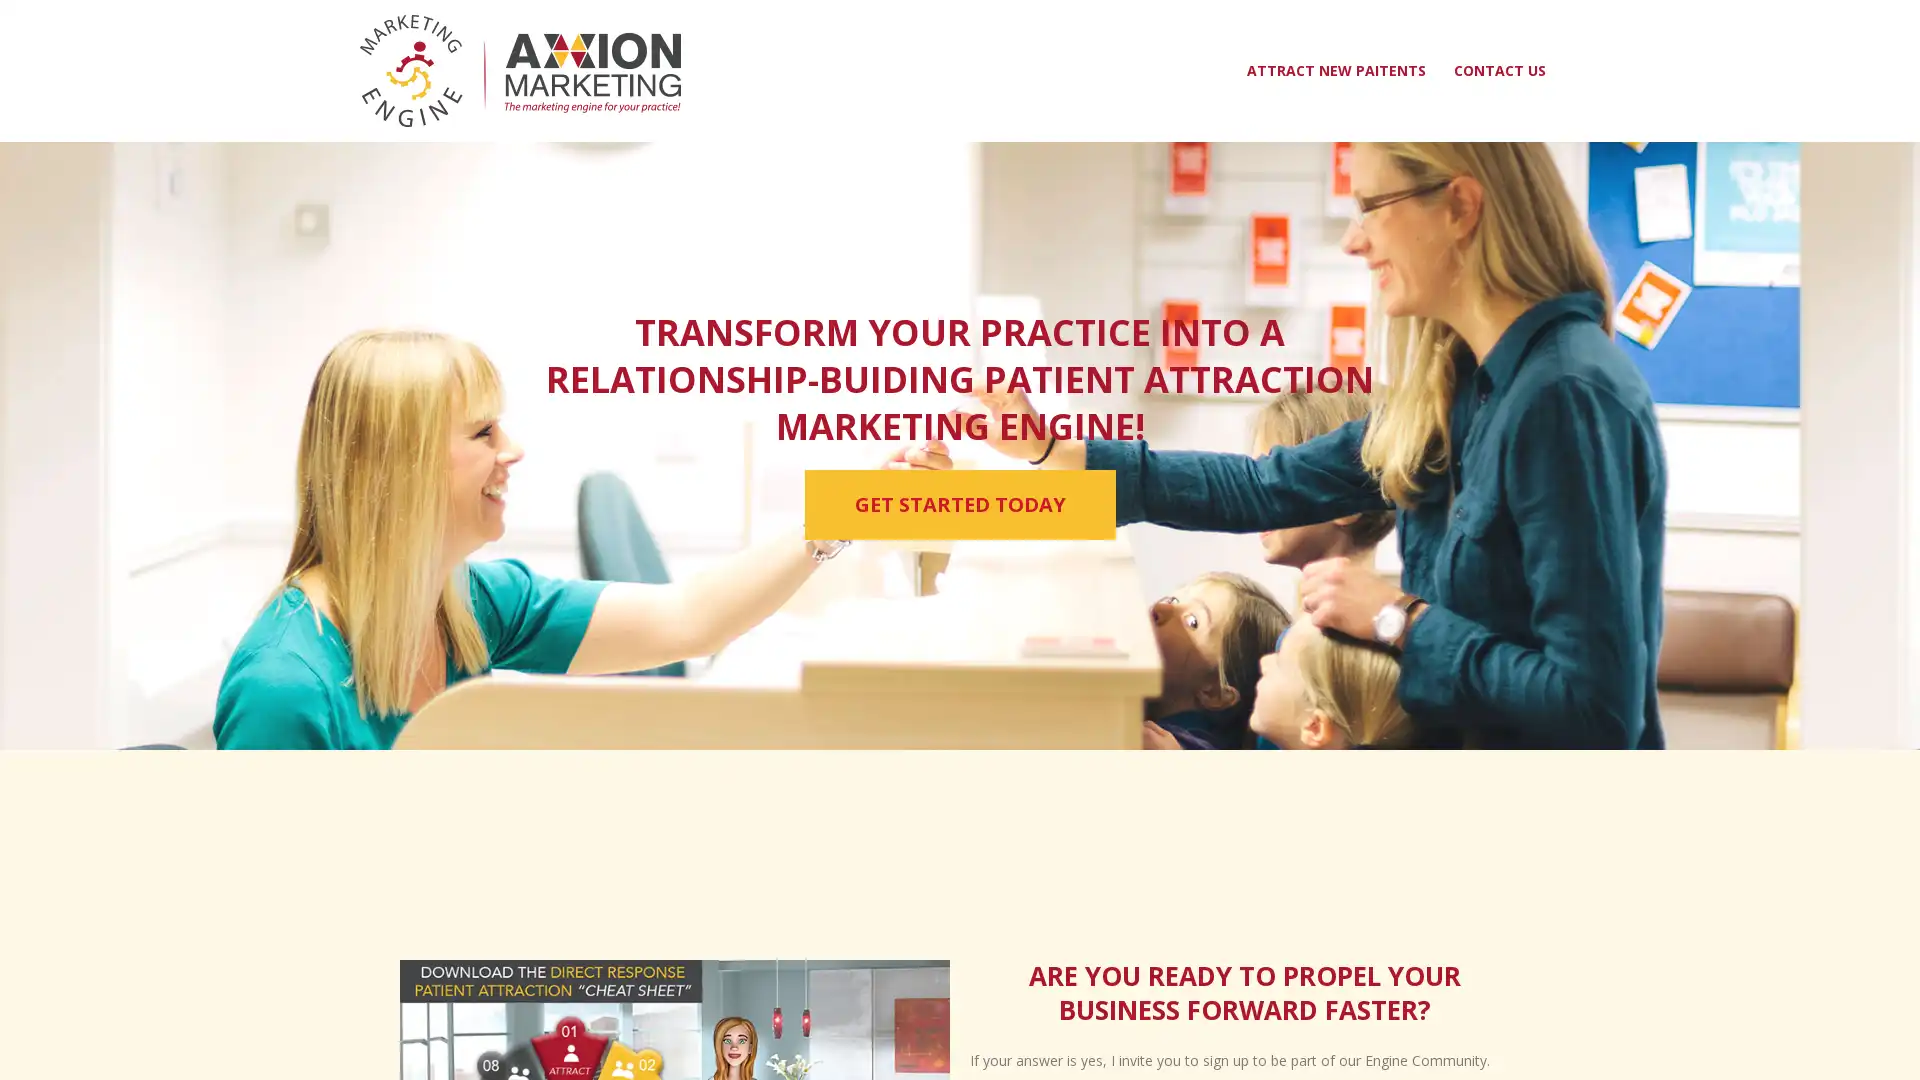  I want to click on GET STARTED TODAY, so click(958, 504).